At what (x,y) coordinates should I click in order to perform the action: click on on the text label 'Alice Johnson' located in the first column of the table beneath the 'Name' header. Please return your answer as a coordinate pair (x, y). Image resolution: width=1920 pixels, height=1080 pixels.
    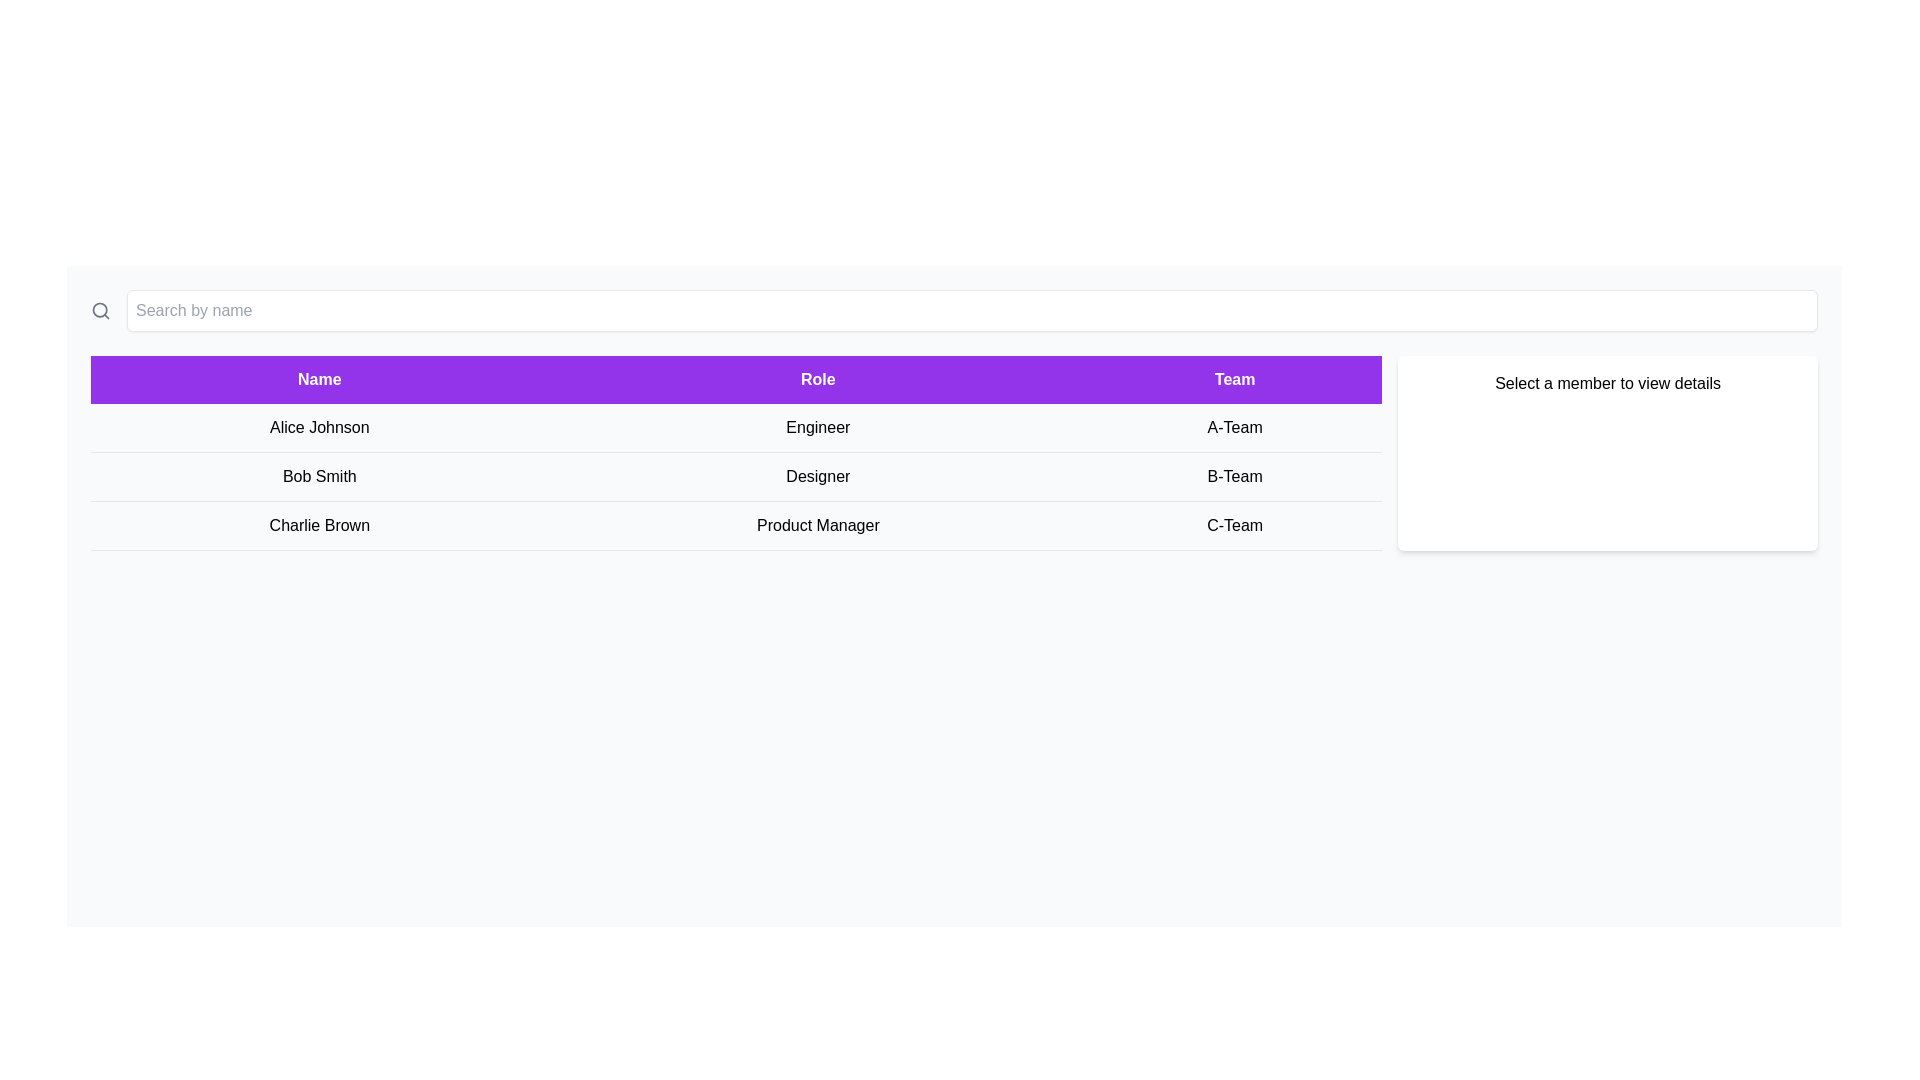
    Looking at the image, I should click on (318, 427).